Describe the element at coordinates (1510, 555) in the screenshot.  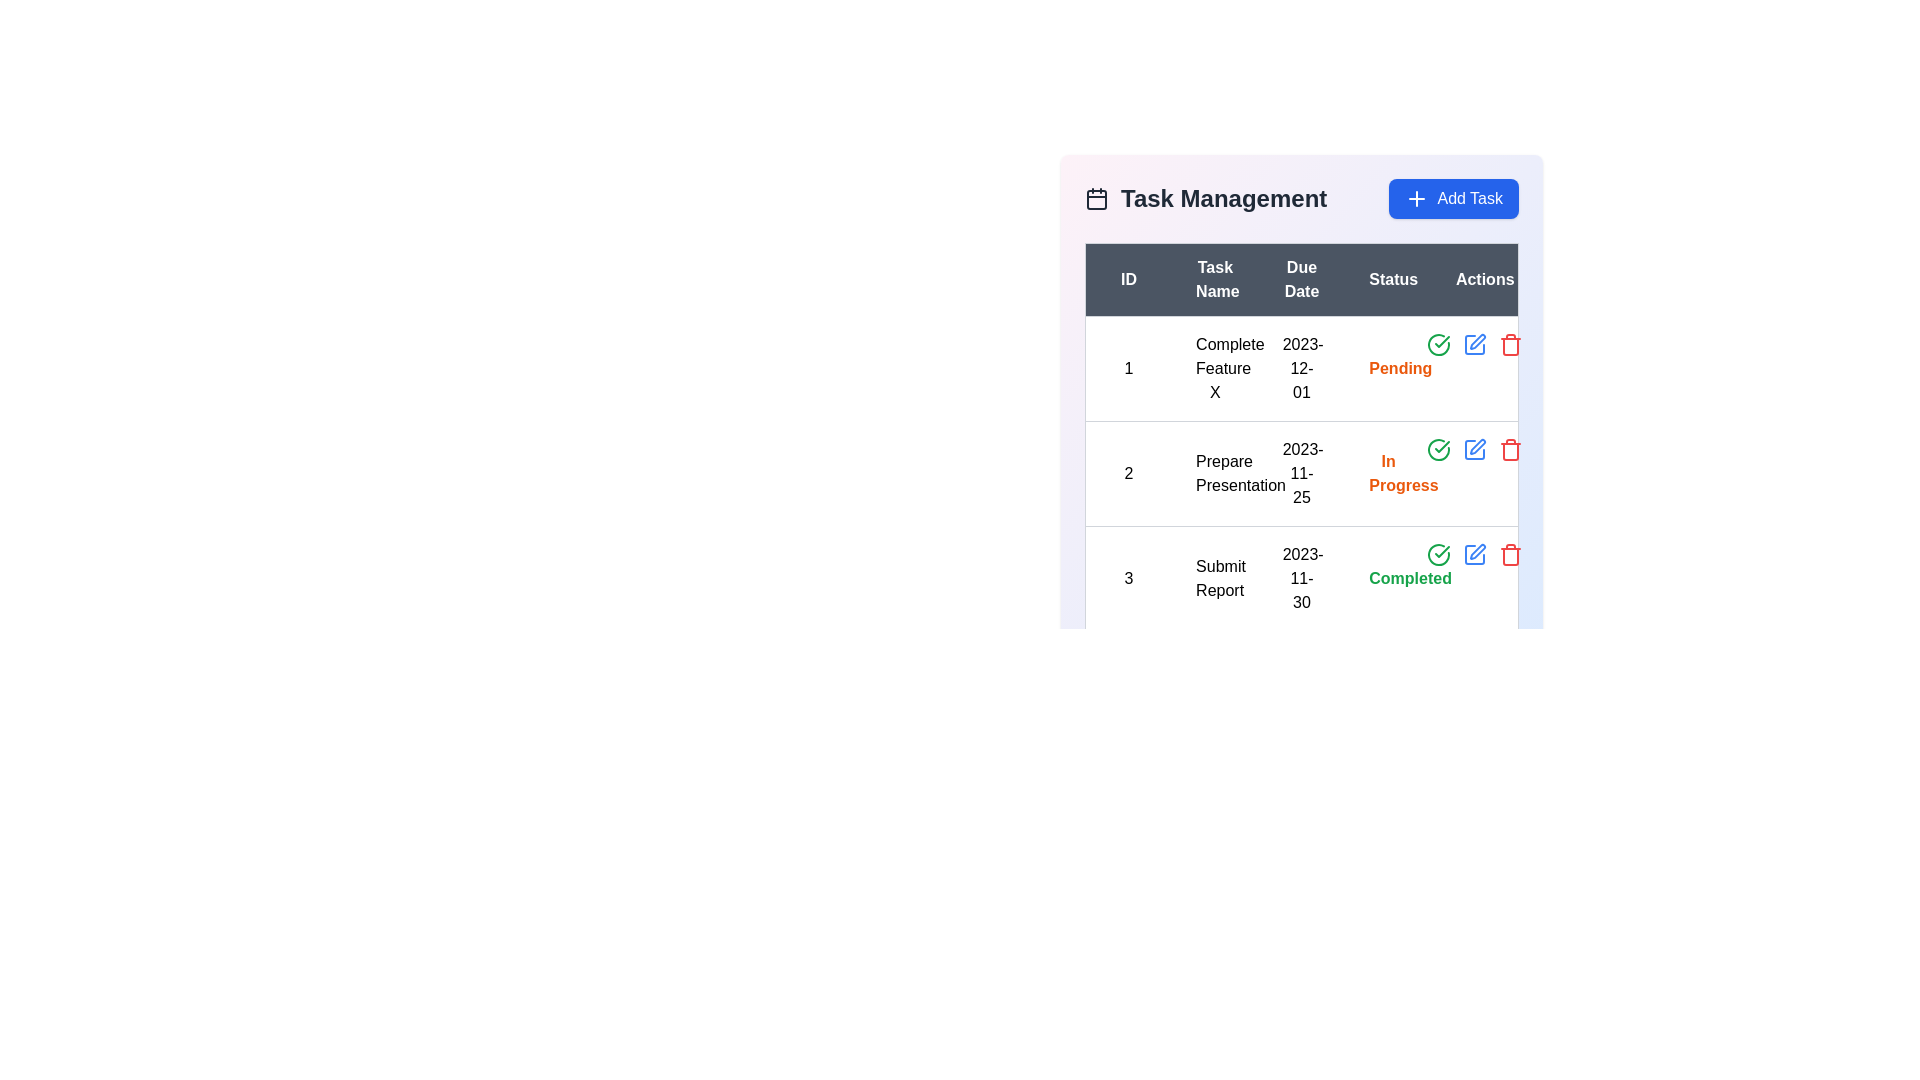
I see `the trash can icon button in the last column of the third row` at that location.